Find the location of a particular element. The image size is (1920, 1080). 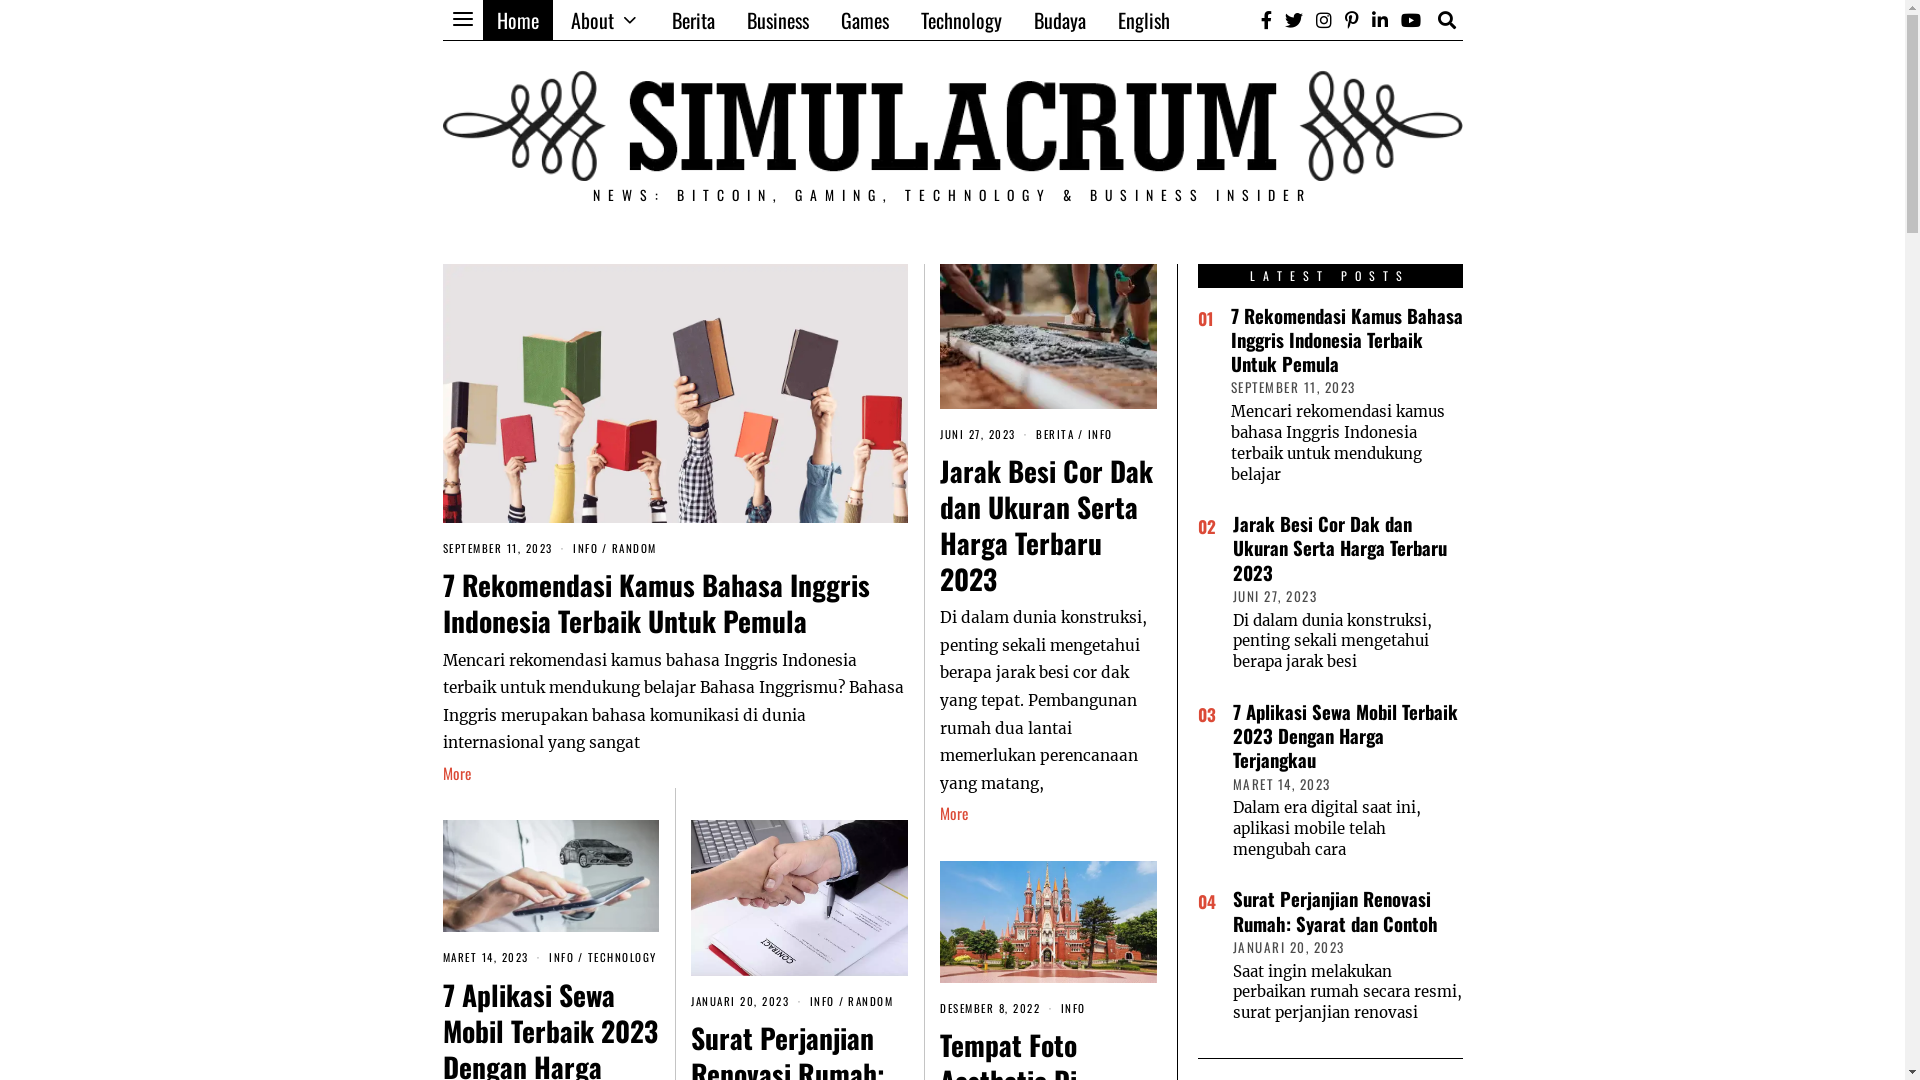

'Home' is located at coordinates (481, 19).